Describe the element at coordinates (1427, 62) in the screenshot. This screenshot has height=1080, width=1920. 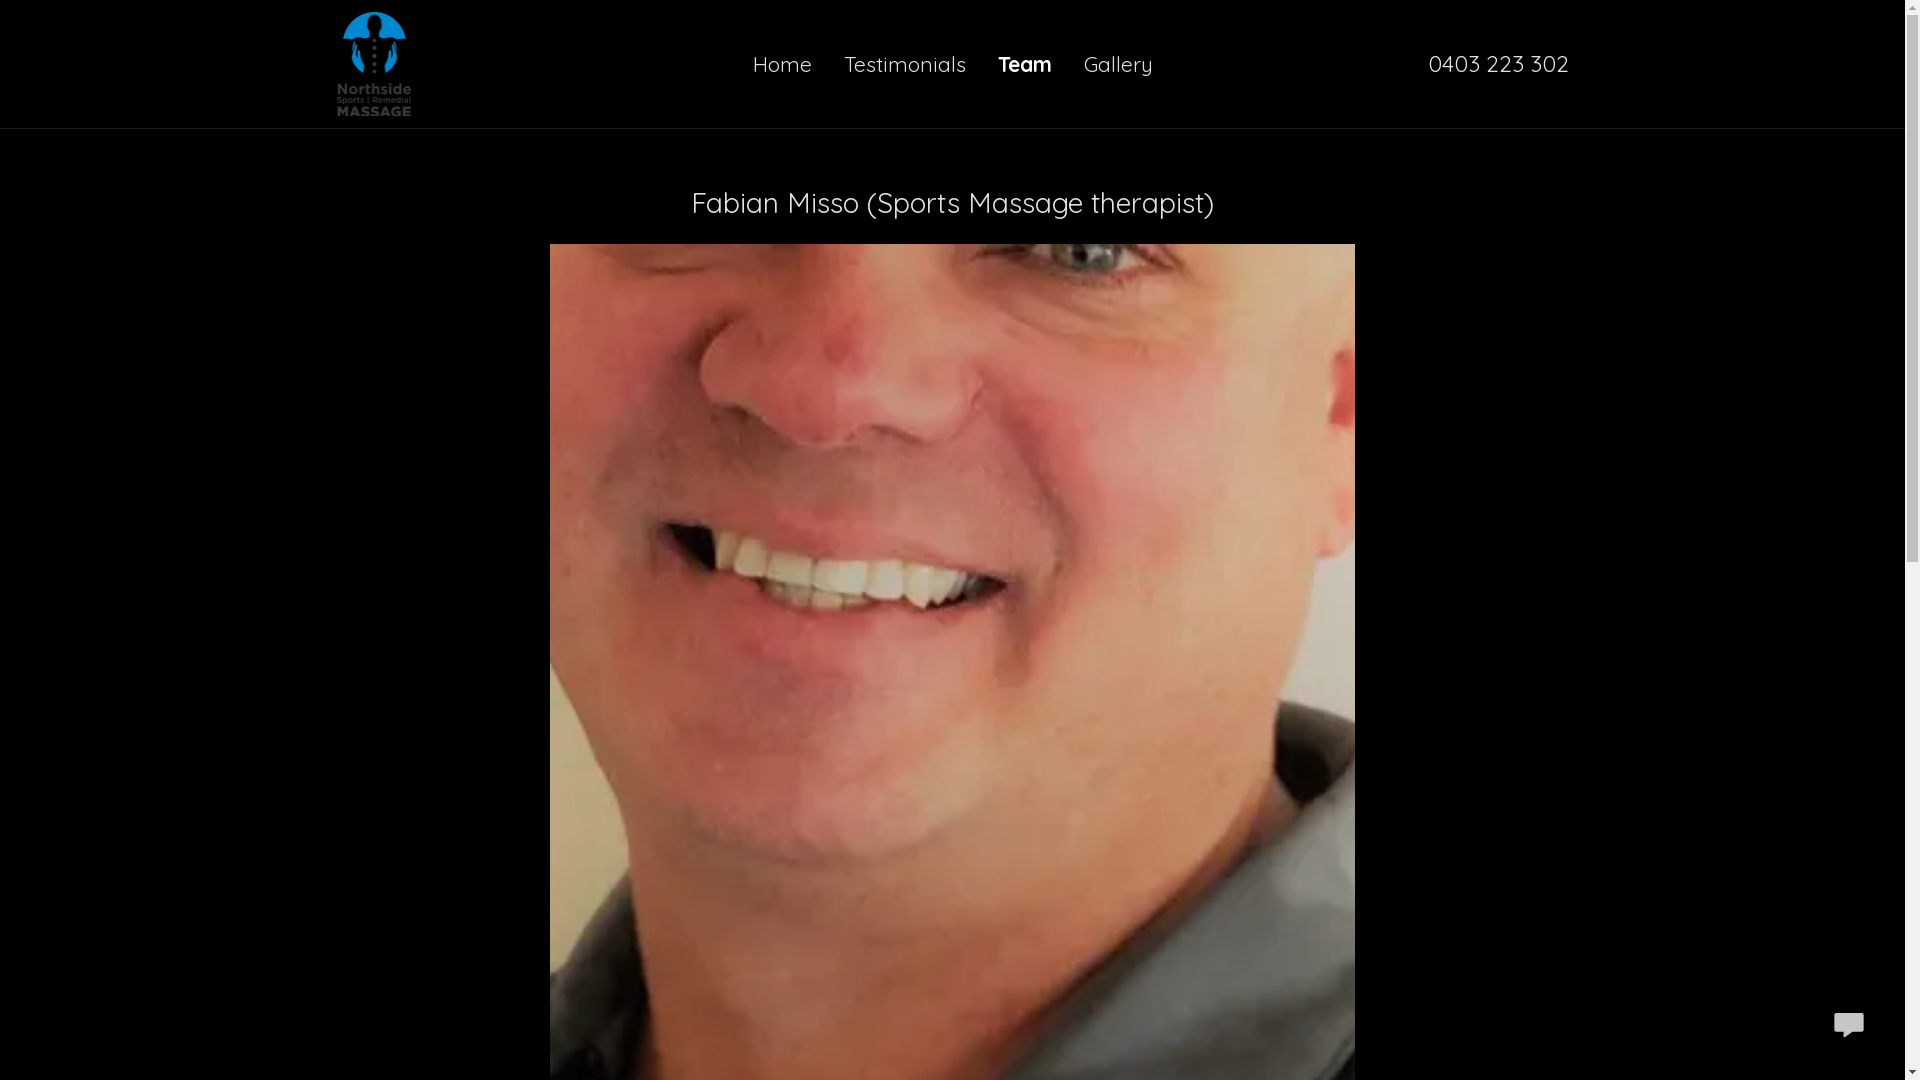
I see `'0403 223 302'` at that location.